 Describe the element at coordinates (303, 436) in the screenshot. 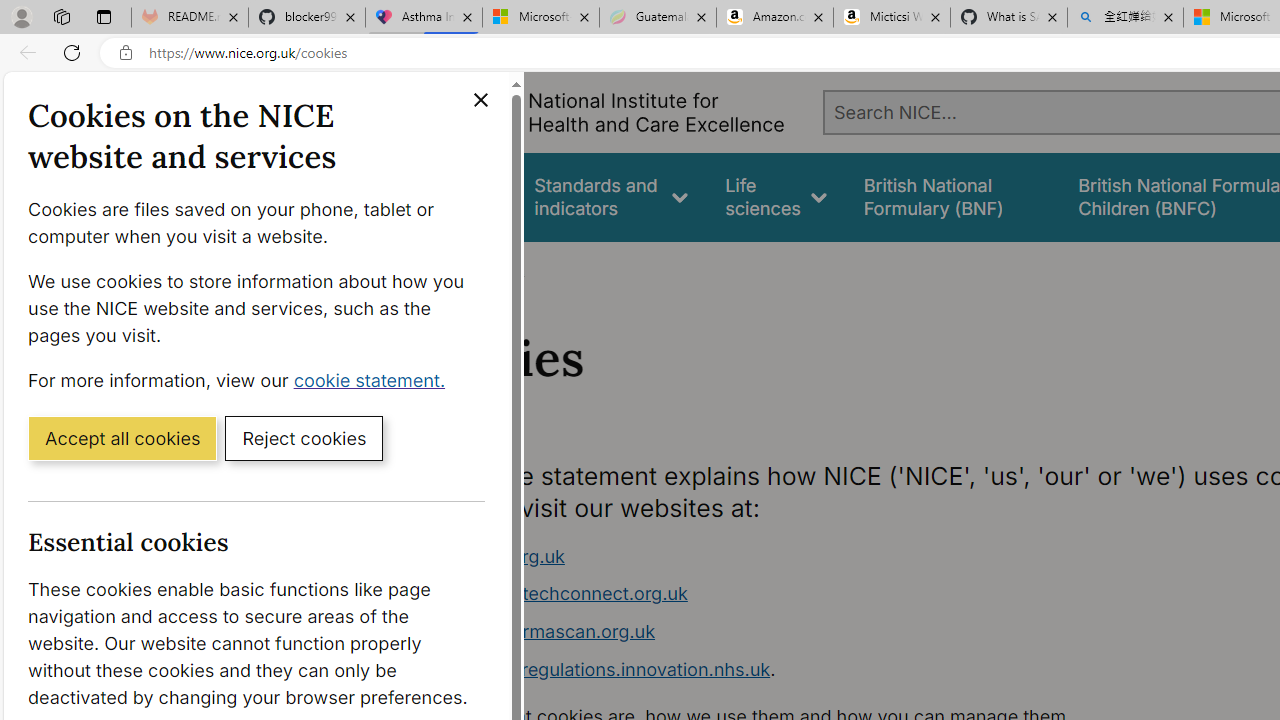

I see `'Reject cookies'` at that location.